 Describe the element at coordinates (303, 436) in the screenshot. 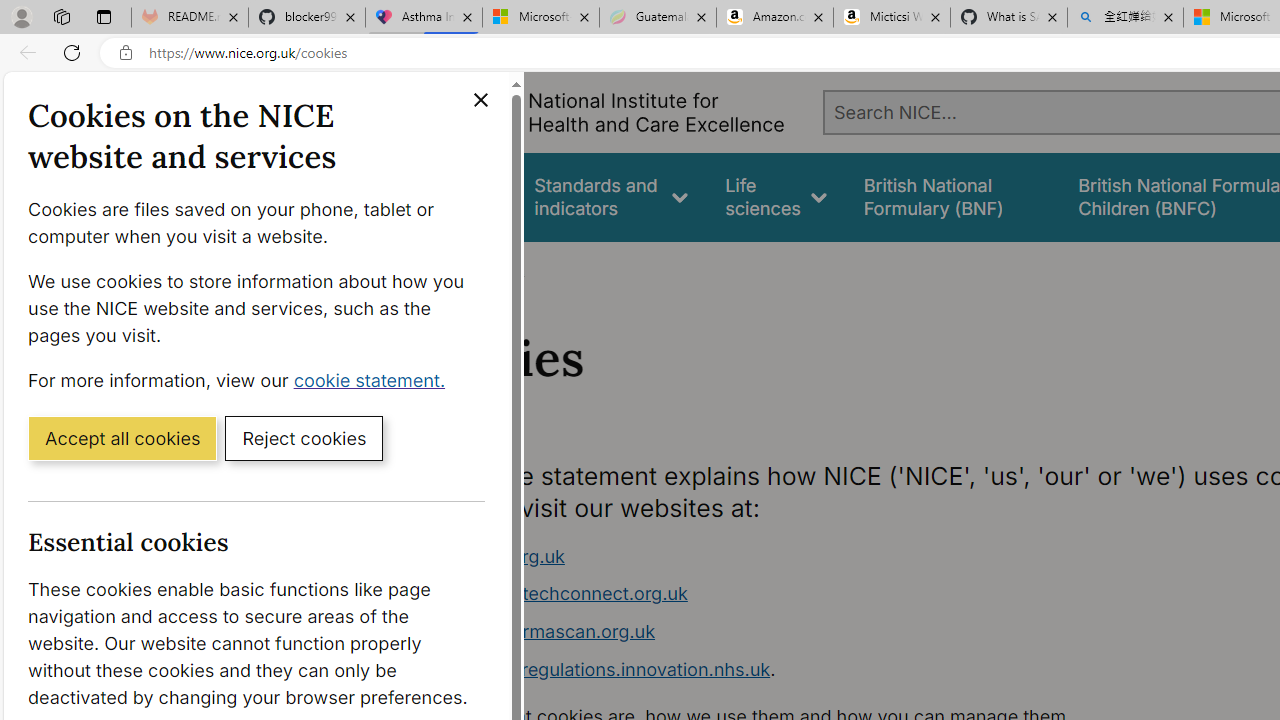

I see `'Reject cookies'` at that location.